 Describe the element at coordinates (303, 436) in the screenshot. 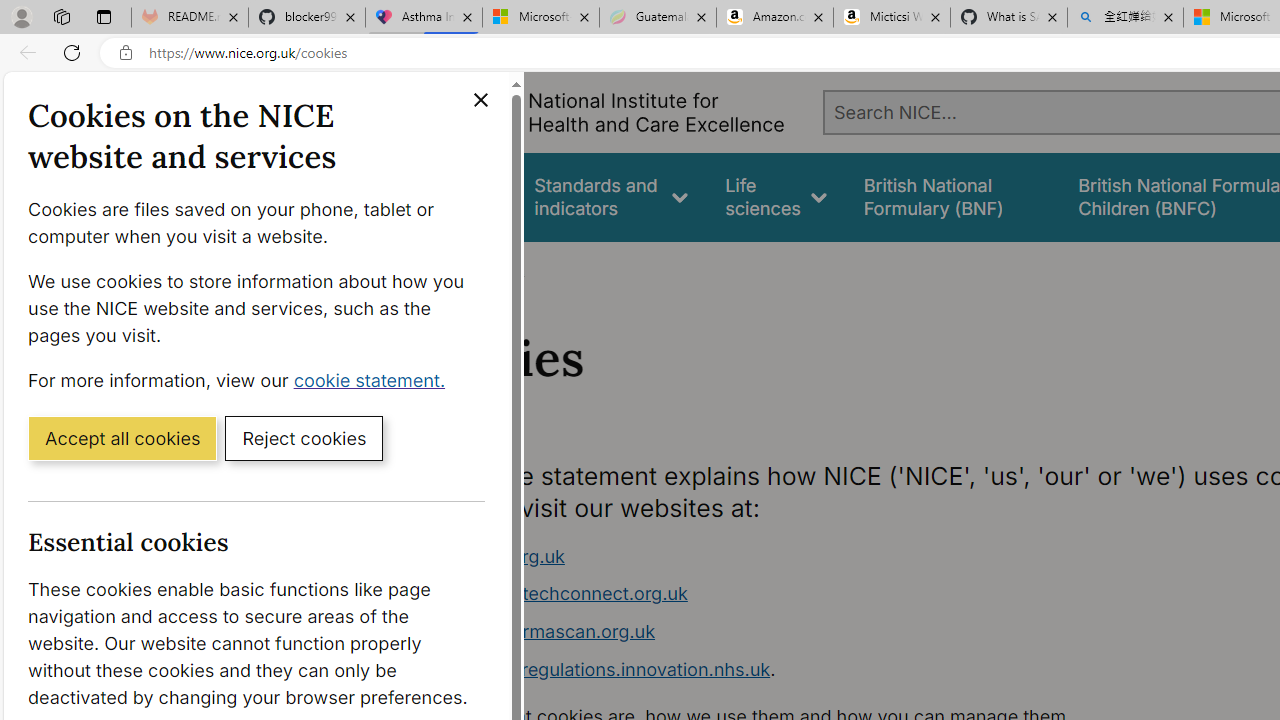

I see `'Reject cookies'` at that location.